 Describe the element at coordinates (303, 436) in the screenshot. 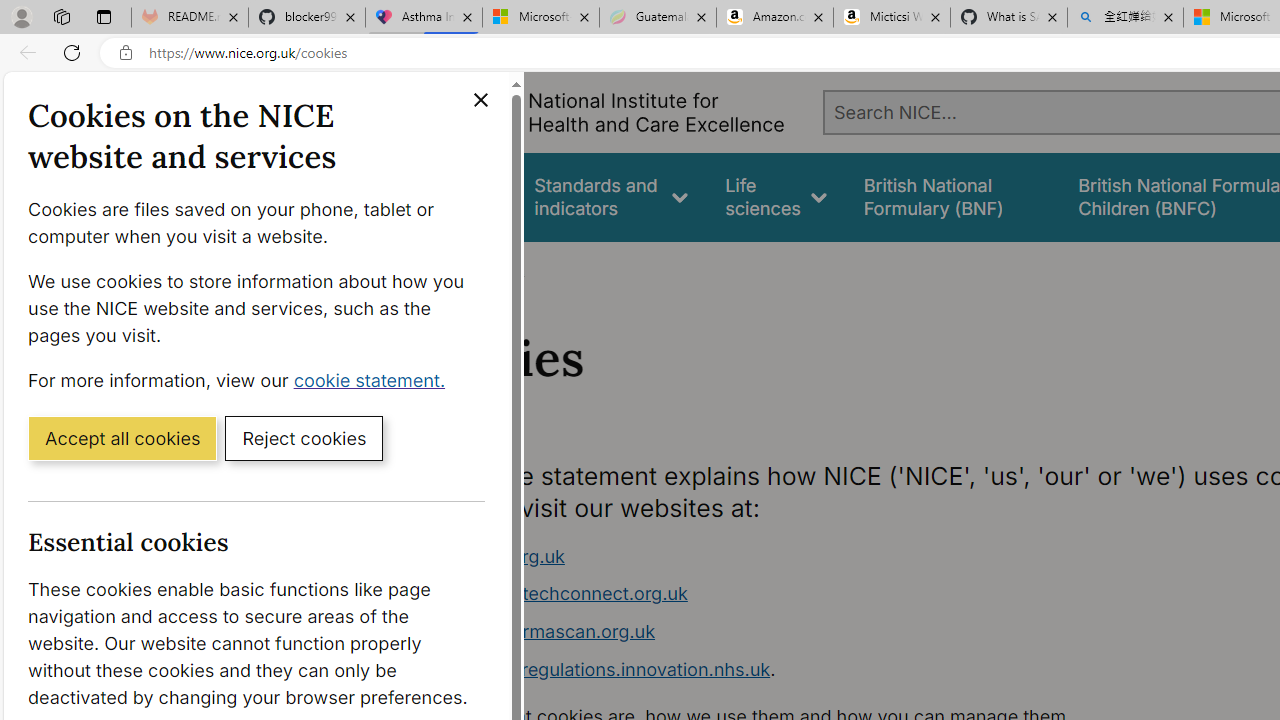

I see `'Reject cookies'` at that location.